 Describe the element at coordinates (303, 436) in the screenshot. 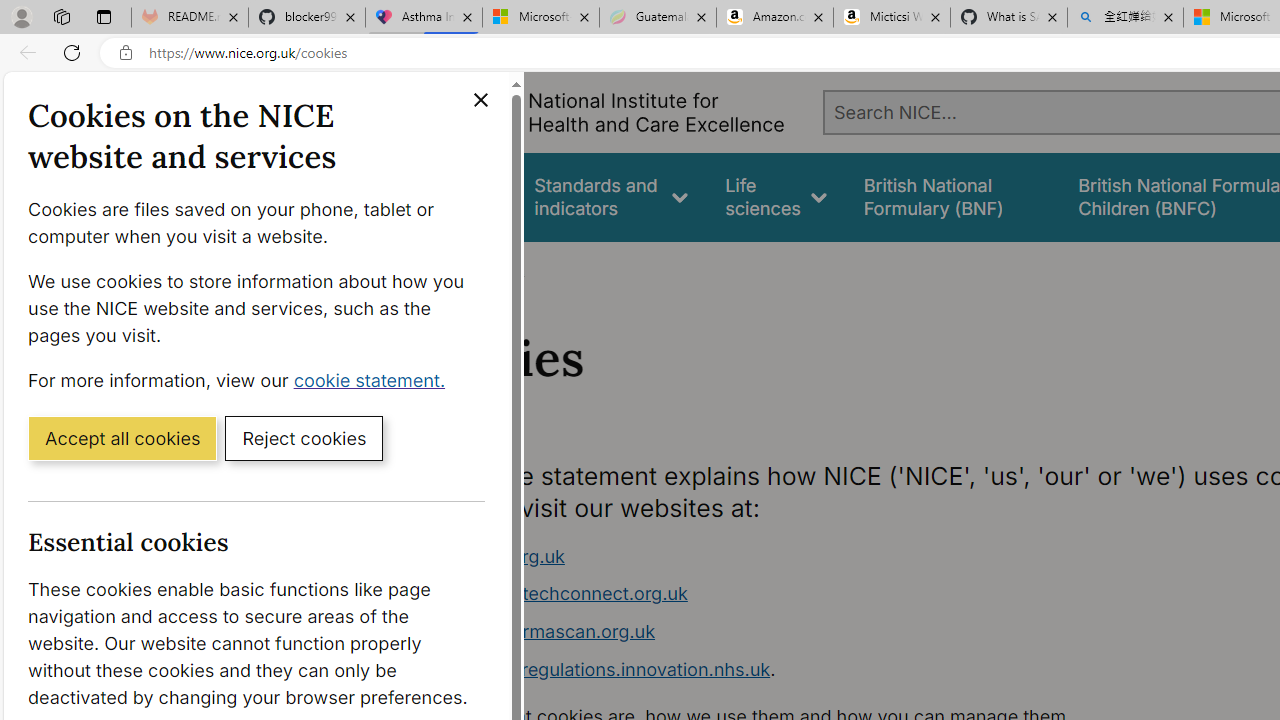

I see `'Reject cookies'` at that location.